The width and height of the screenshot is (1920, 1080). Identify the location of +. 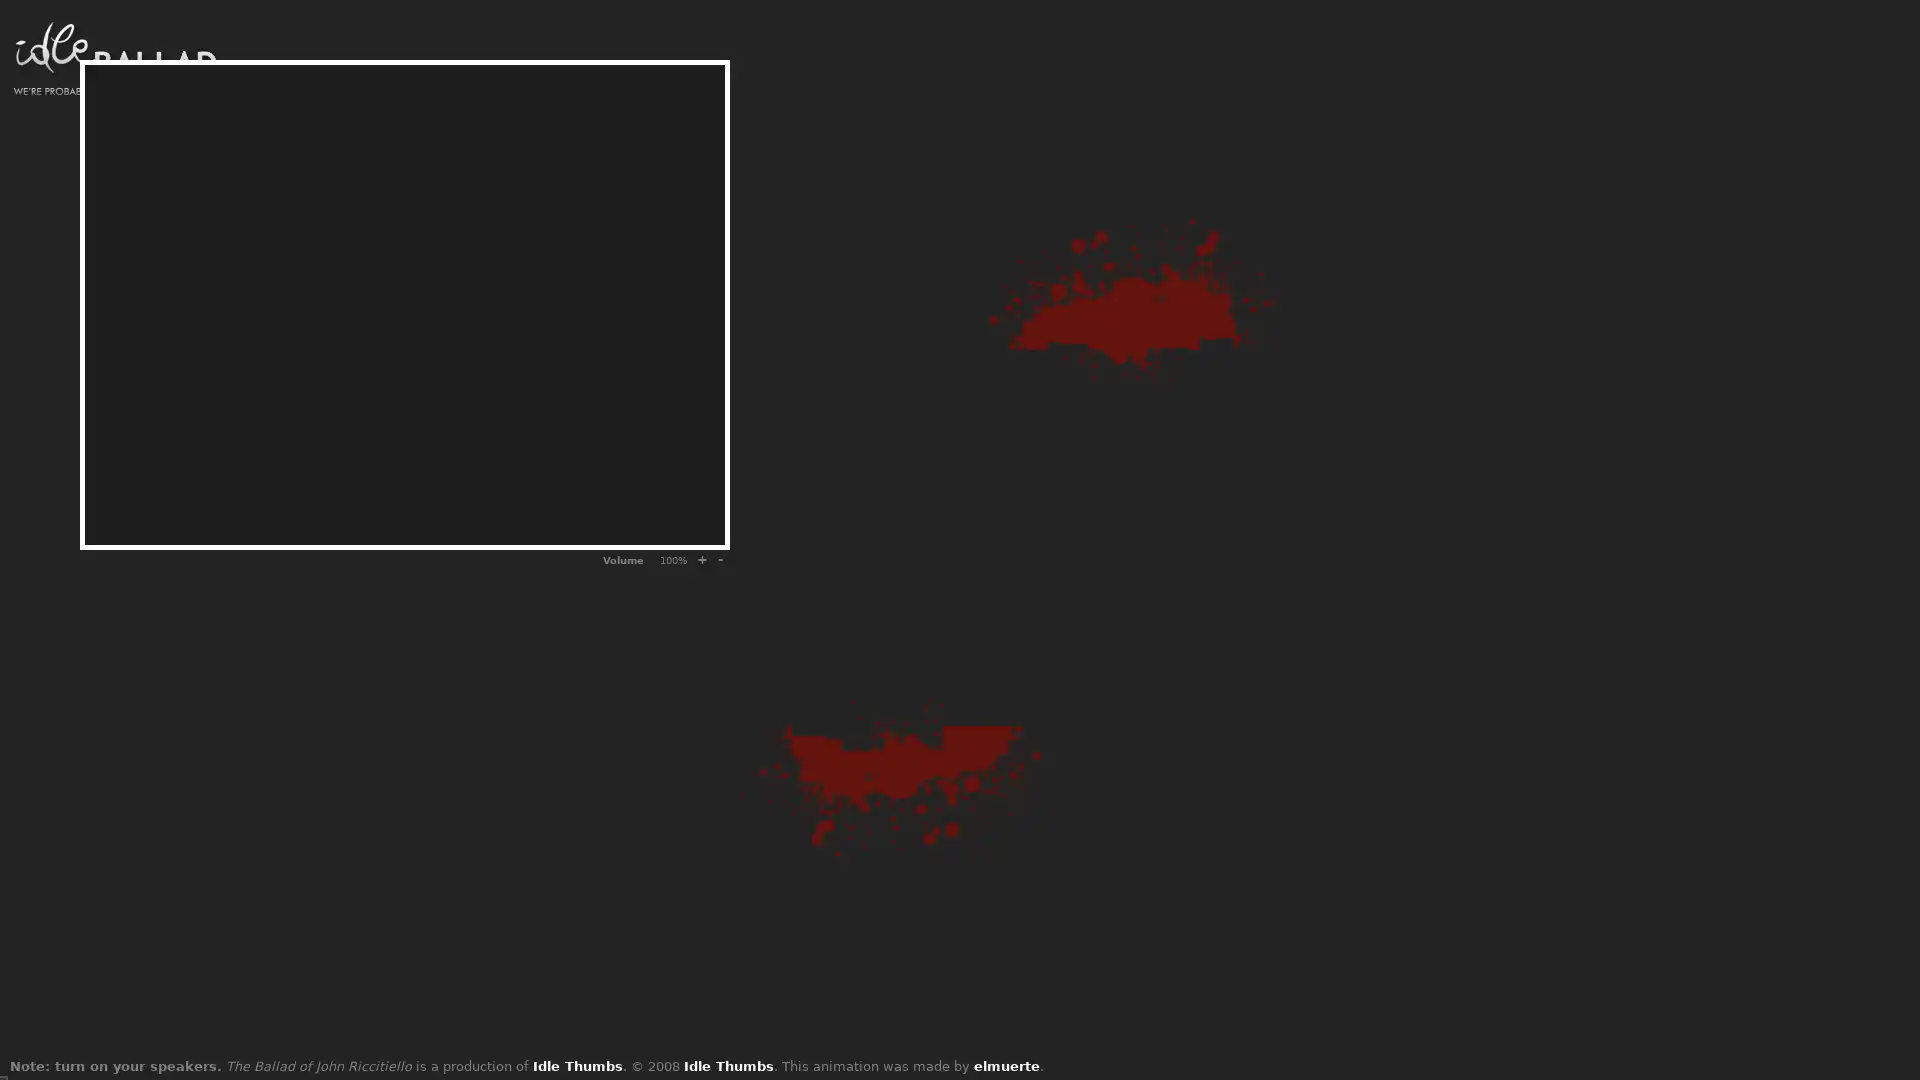
(700, 559).